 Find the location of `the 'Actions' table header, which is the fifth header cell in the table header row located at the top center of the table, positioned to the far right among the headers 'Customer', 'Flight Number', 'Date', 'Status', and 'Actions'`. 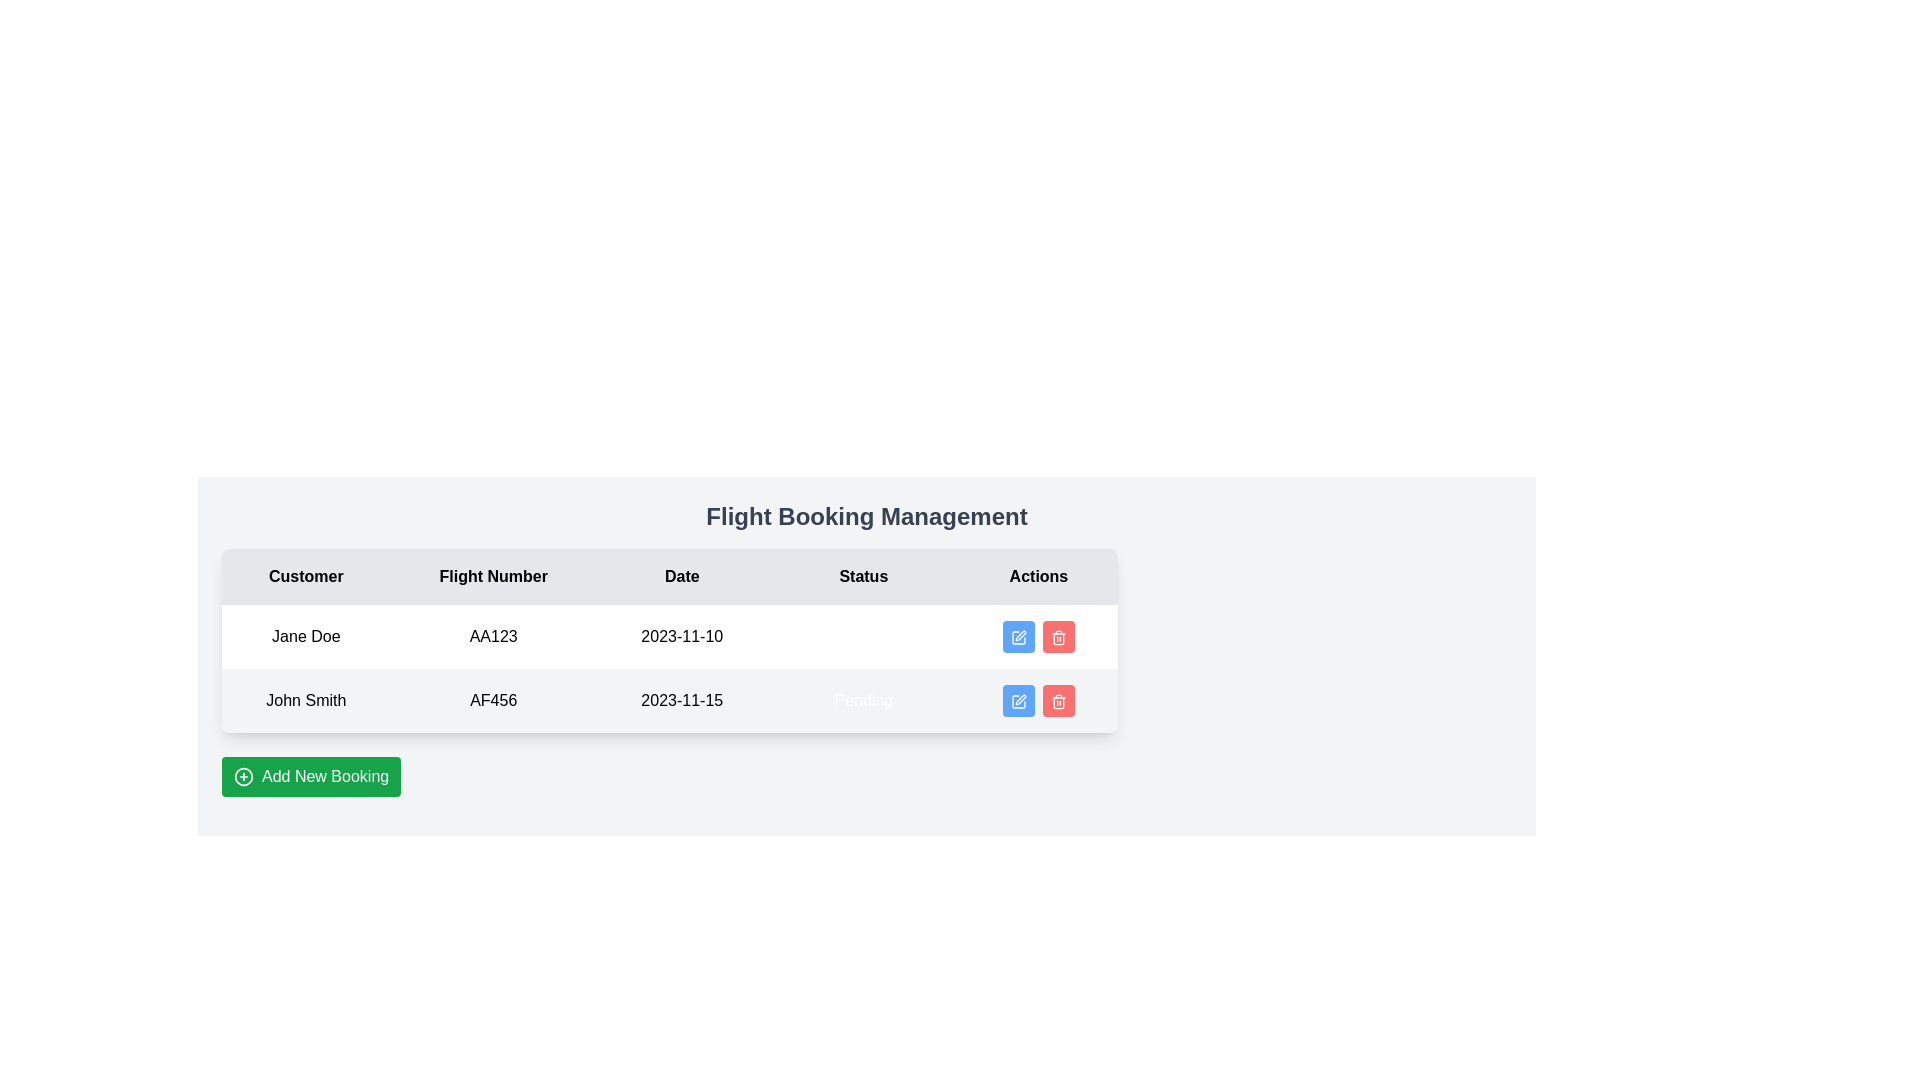

the 'Actions' table header, which is the fifth header cell in the table header row located at the top center of the table, positioned to the far right among the headers 'Customer', 'Flight Number', 'Date', 'Status', and 'Actions' is located at coordinates (1038, 577).